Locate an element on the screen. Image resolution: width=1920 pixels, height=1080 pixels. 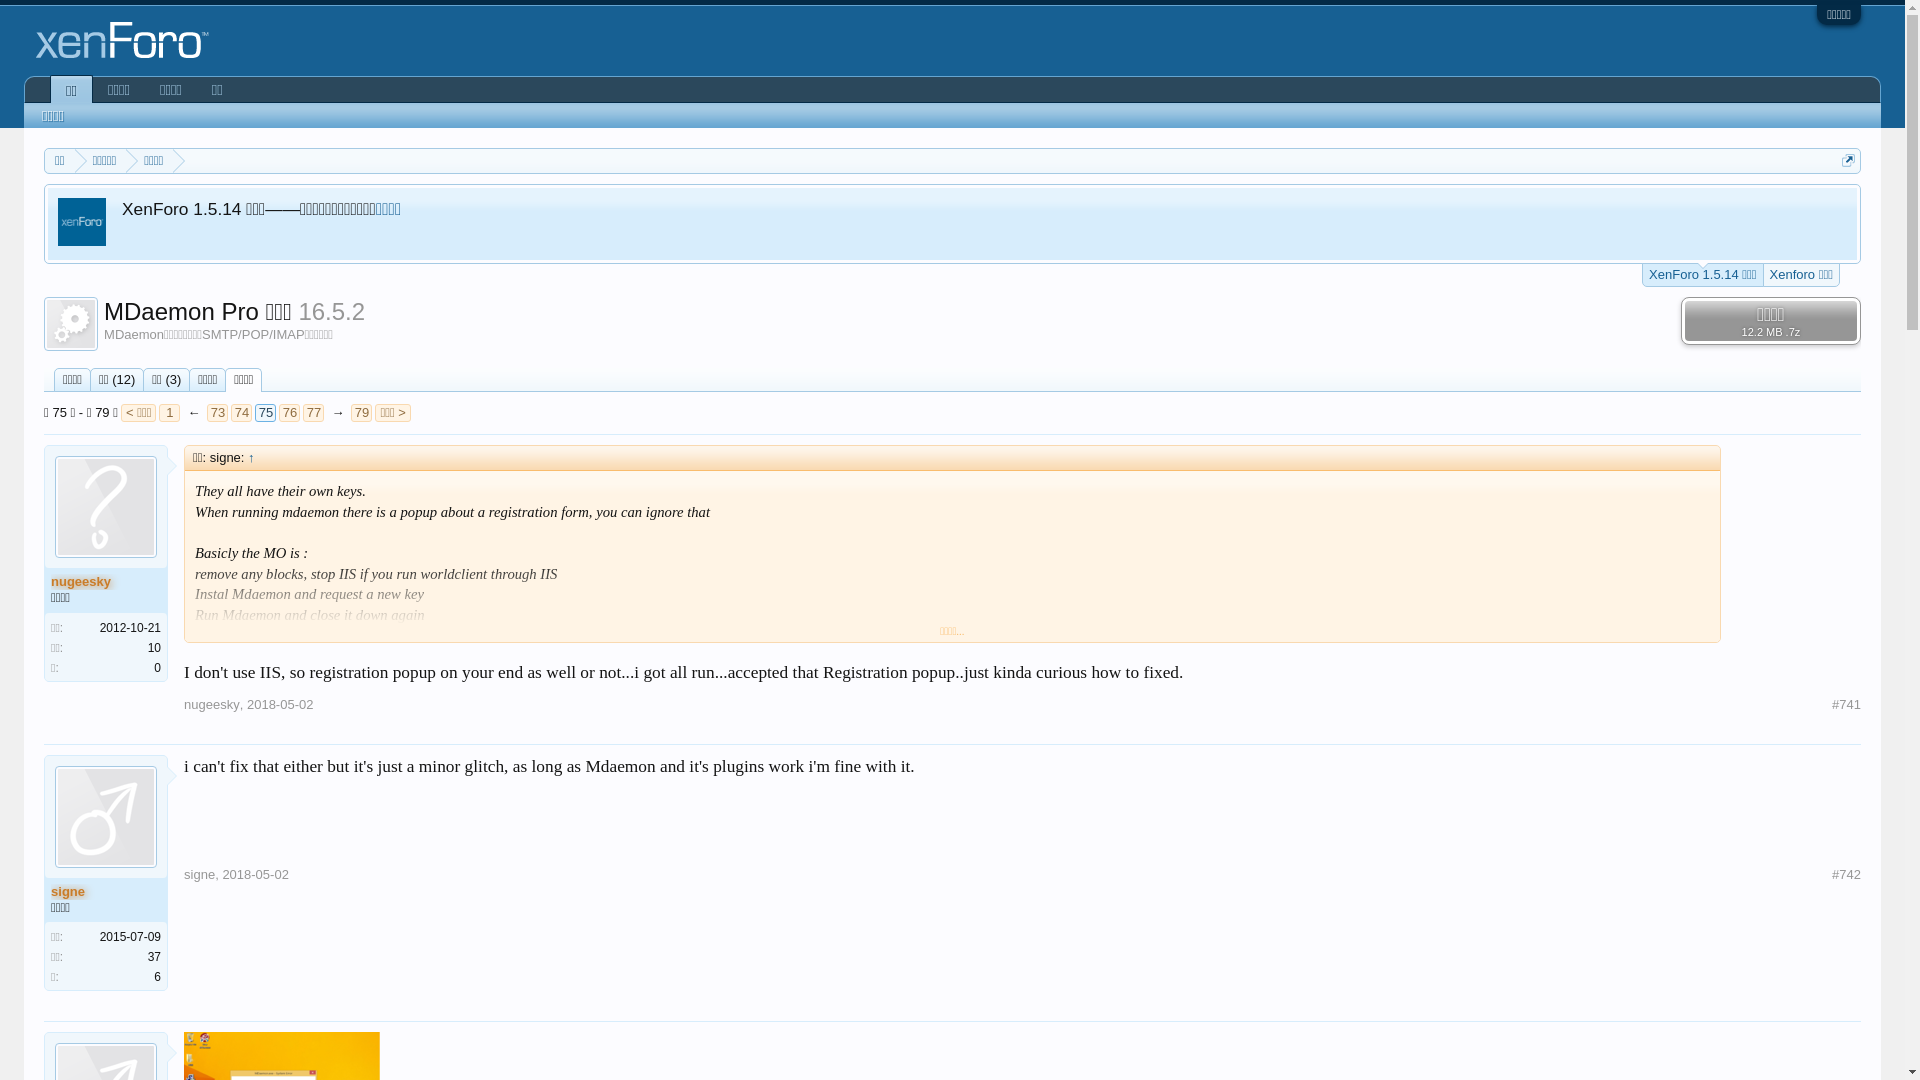
'nugeesky' is located at coordinates (104, 582).